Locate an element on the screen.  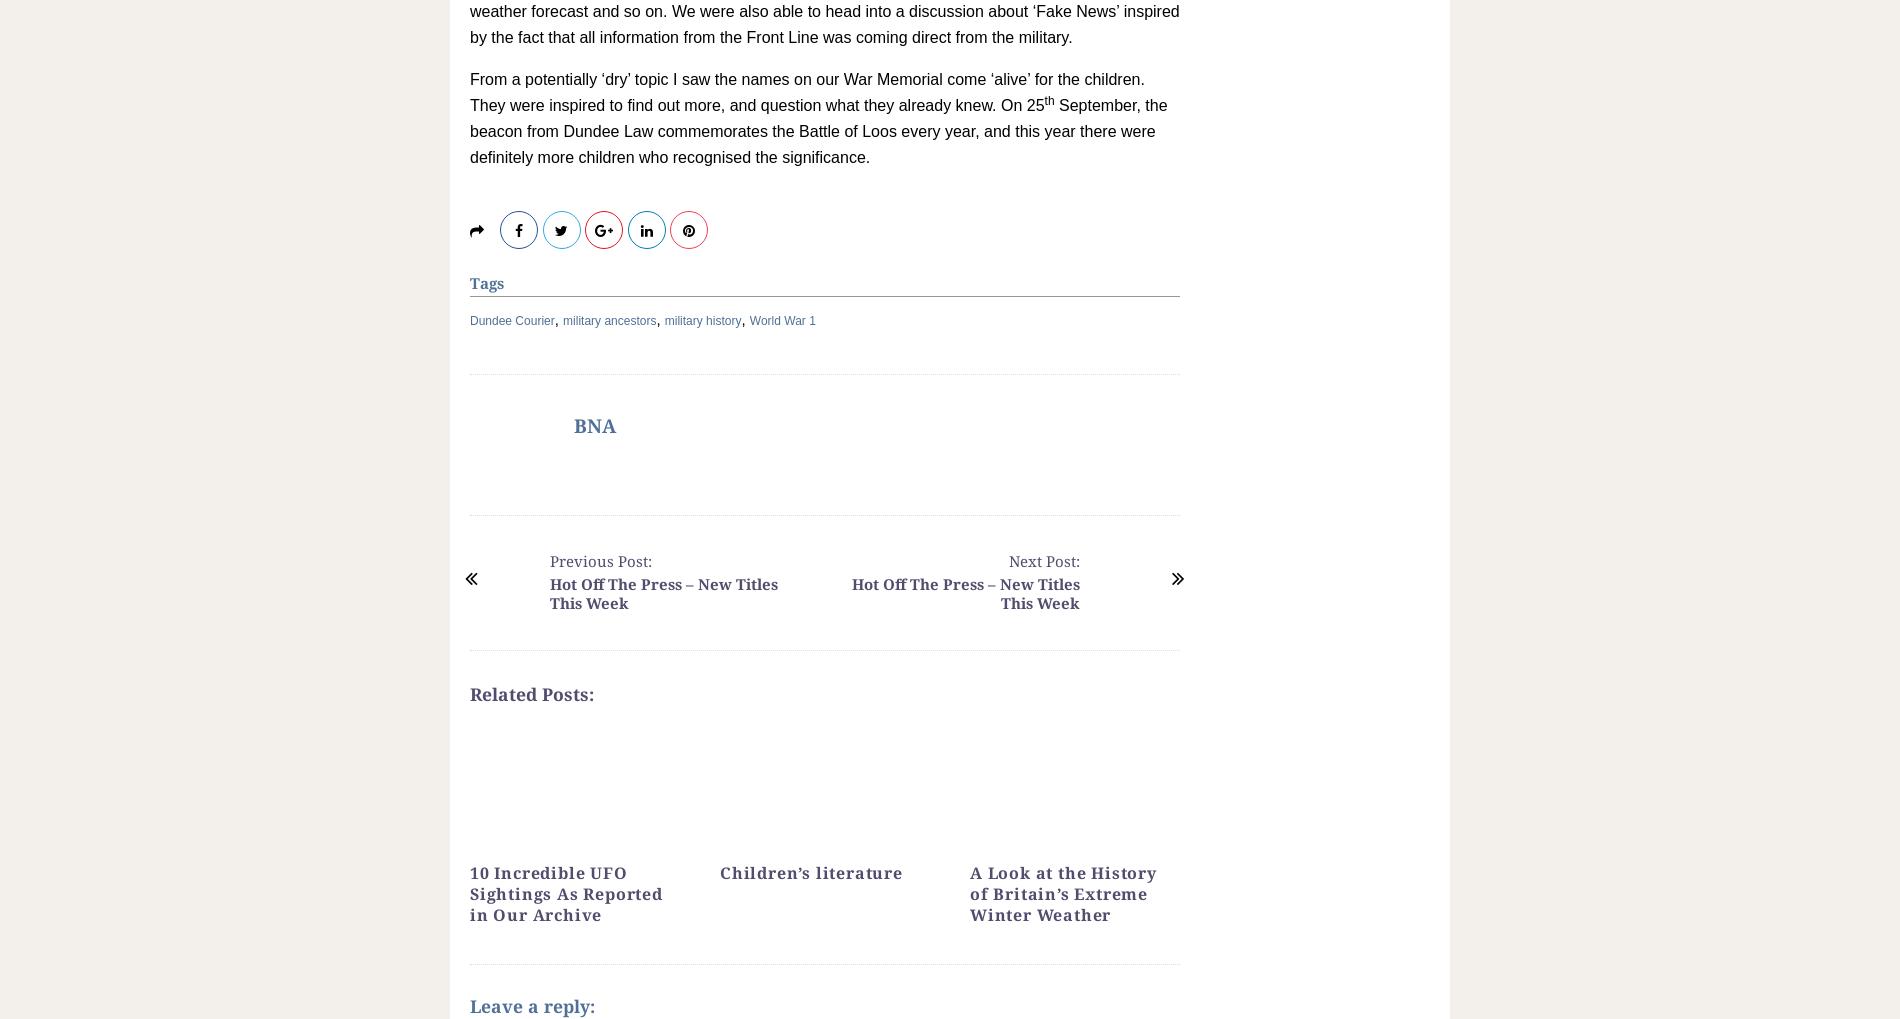
'Previous Post:' is located at coordinates (600, 559).